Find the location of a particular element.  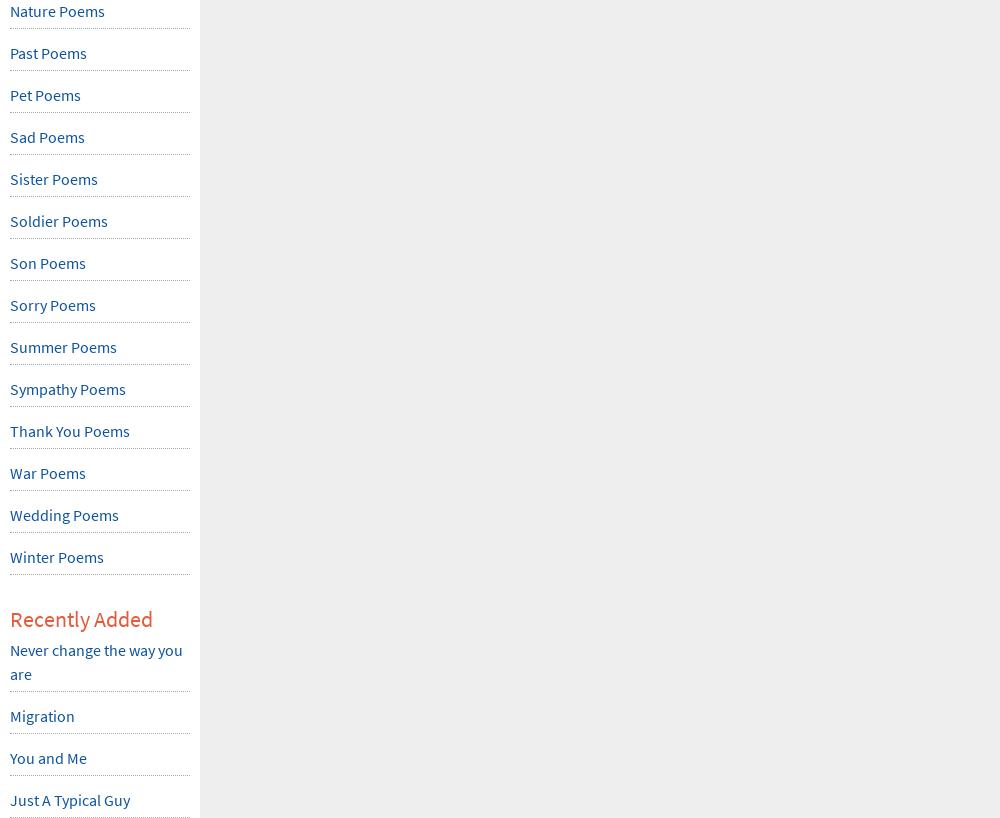

'Winter Poems' is located at coordinates (57, 555).